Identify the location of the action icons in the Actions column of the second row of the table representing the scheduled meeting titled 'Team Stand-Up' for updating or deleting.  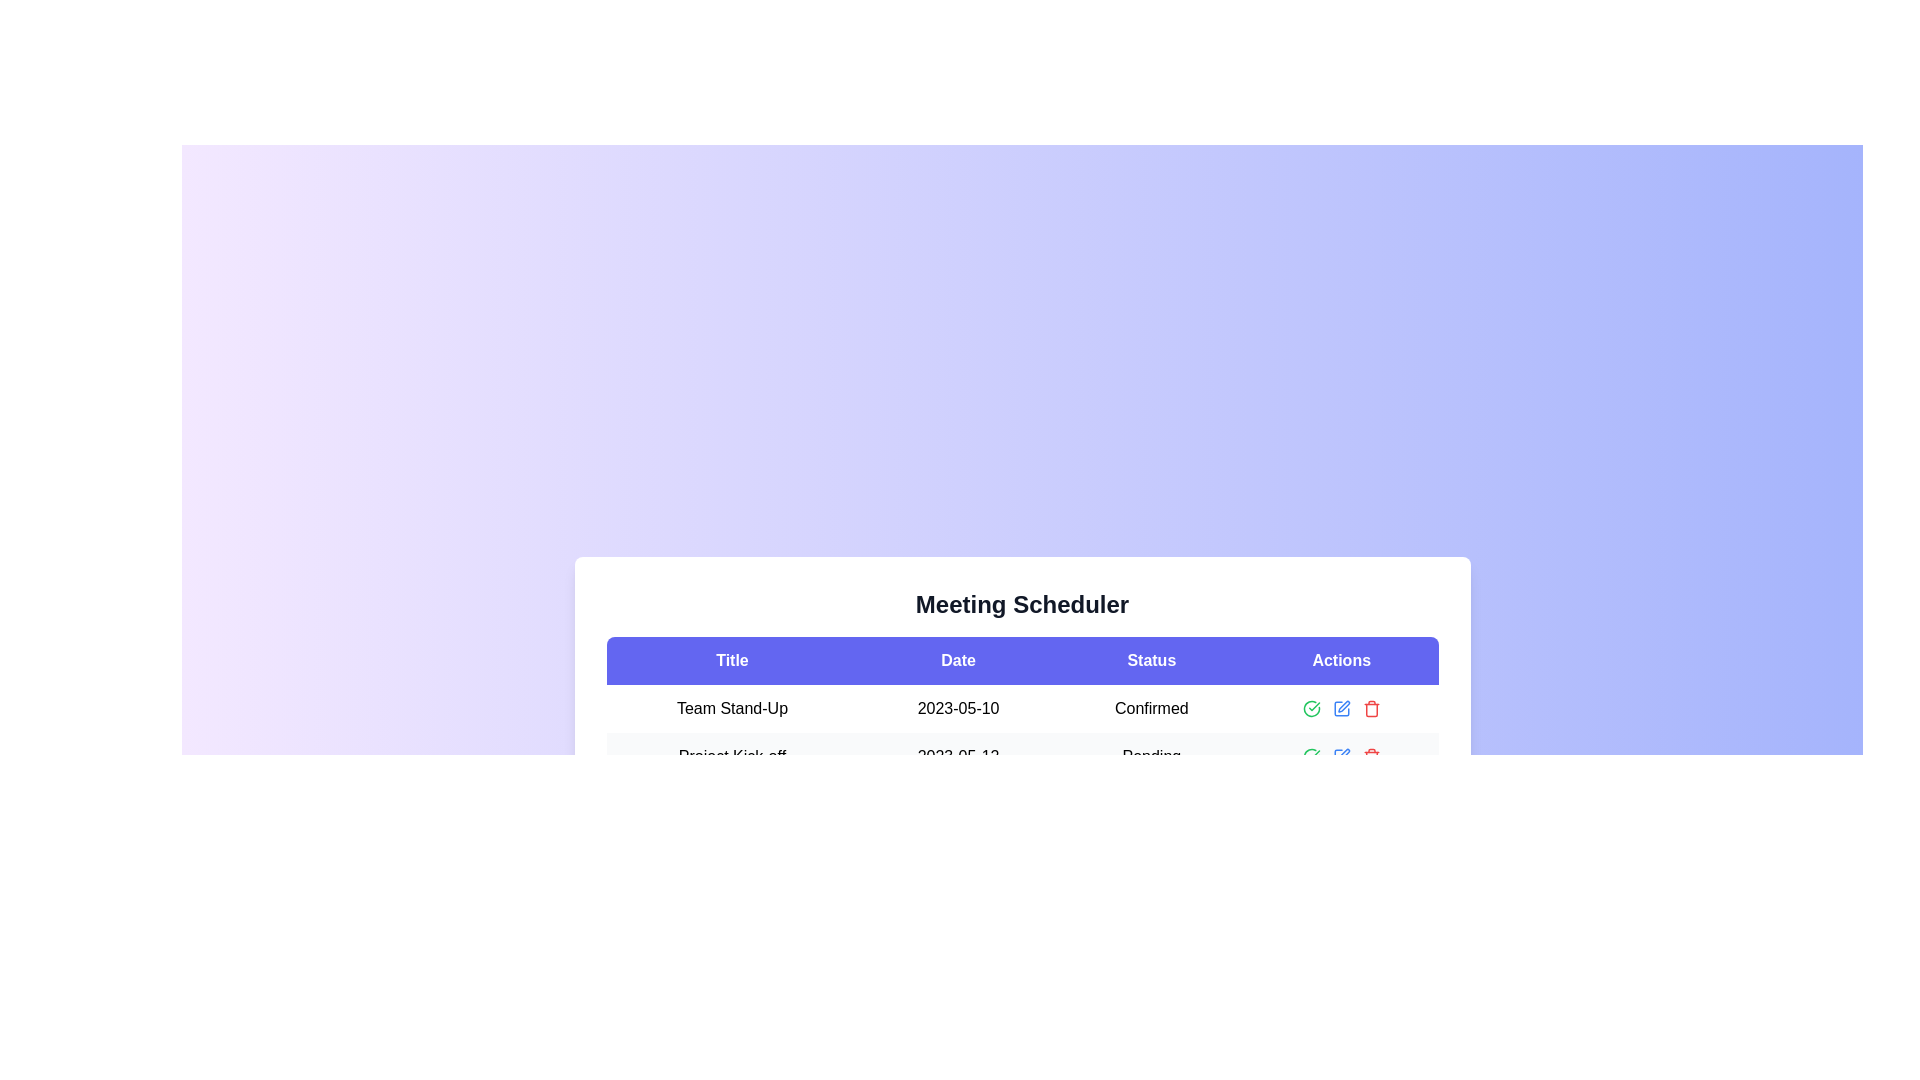
(1022, 756).